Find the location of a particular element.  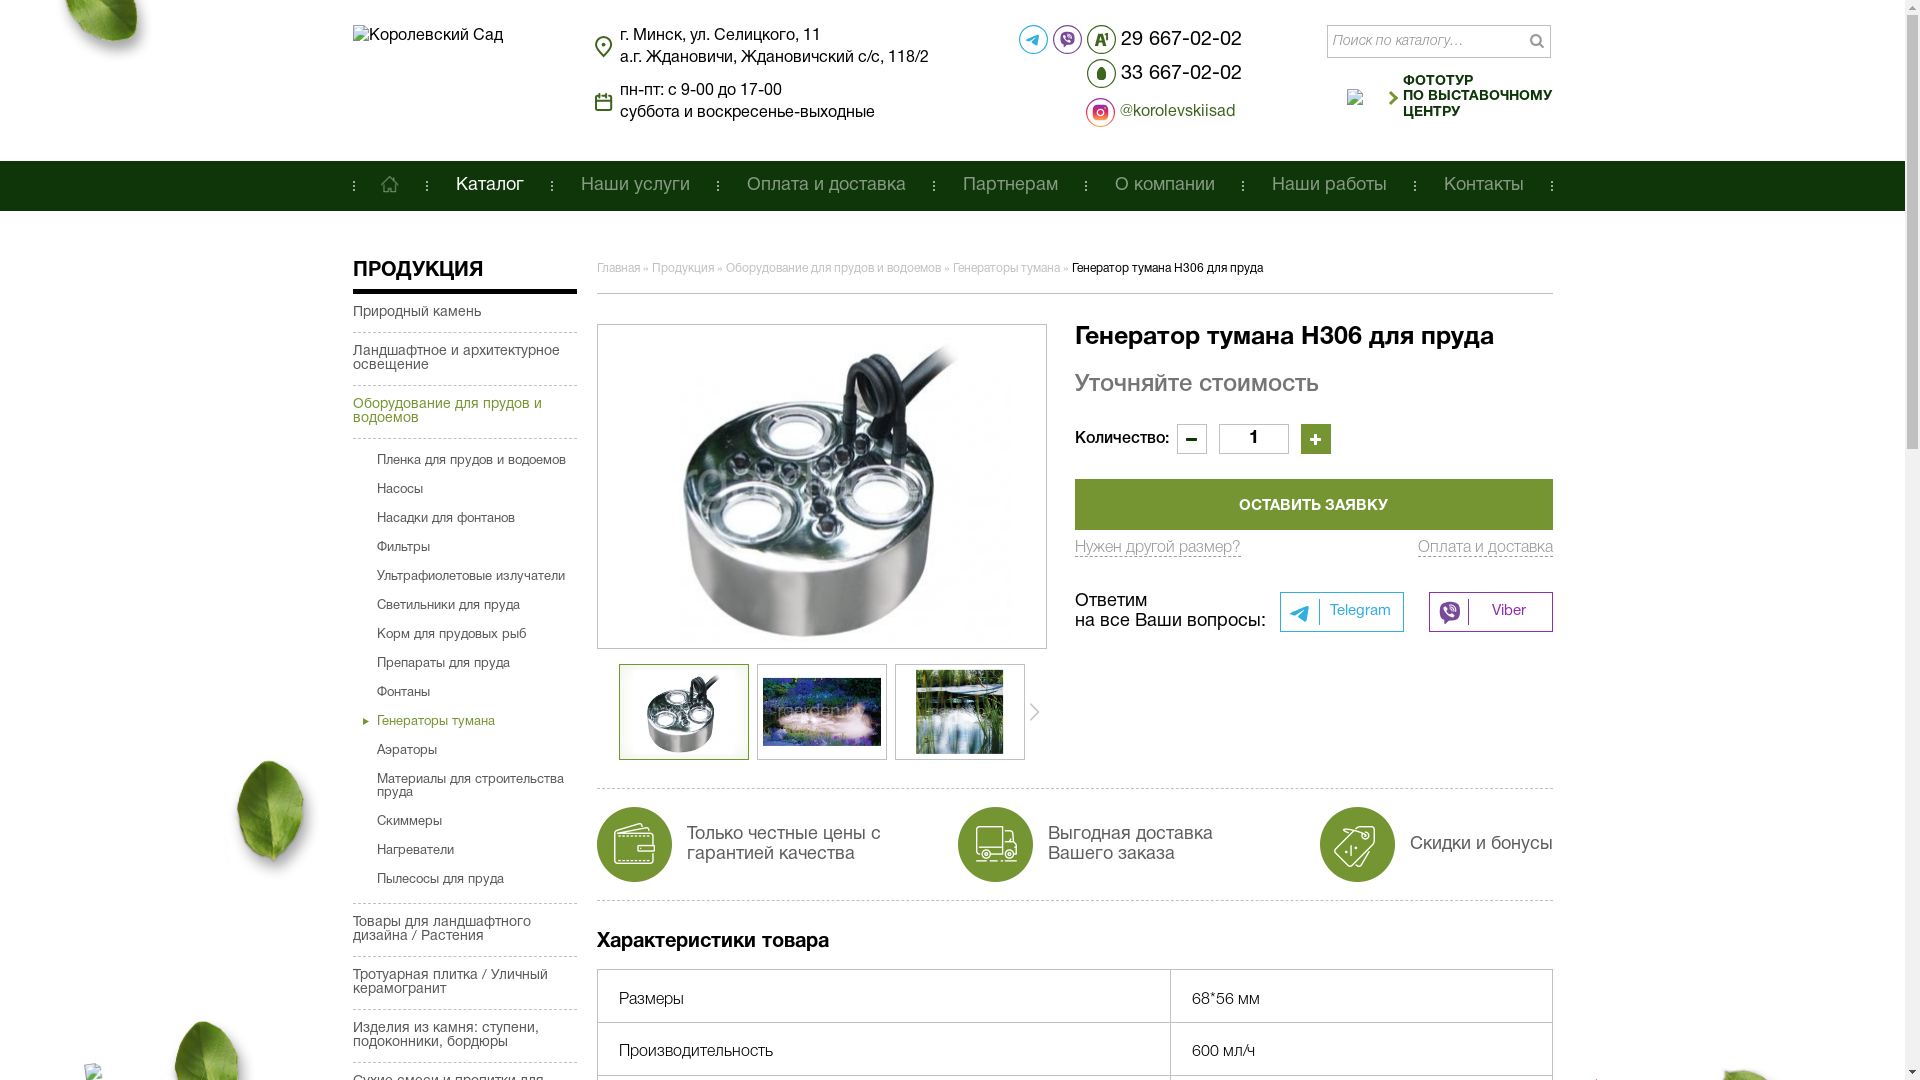

'@korolevskiisad' is located at coordinates (1128, 112).